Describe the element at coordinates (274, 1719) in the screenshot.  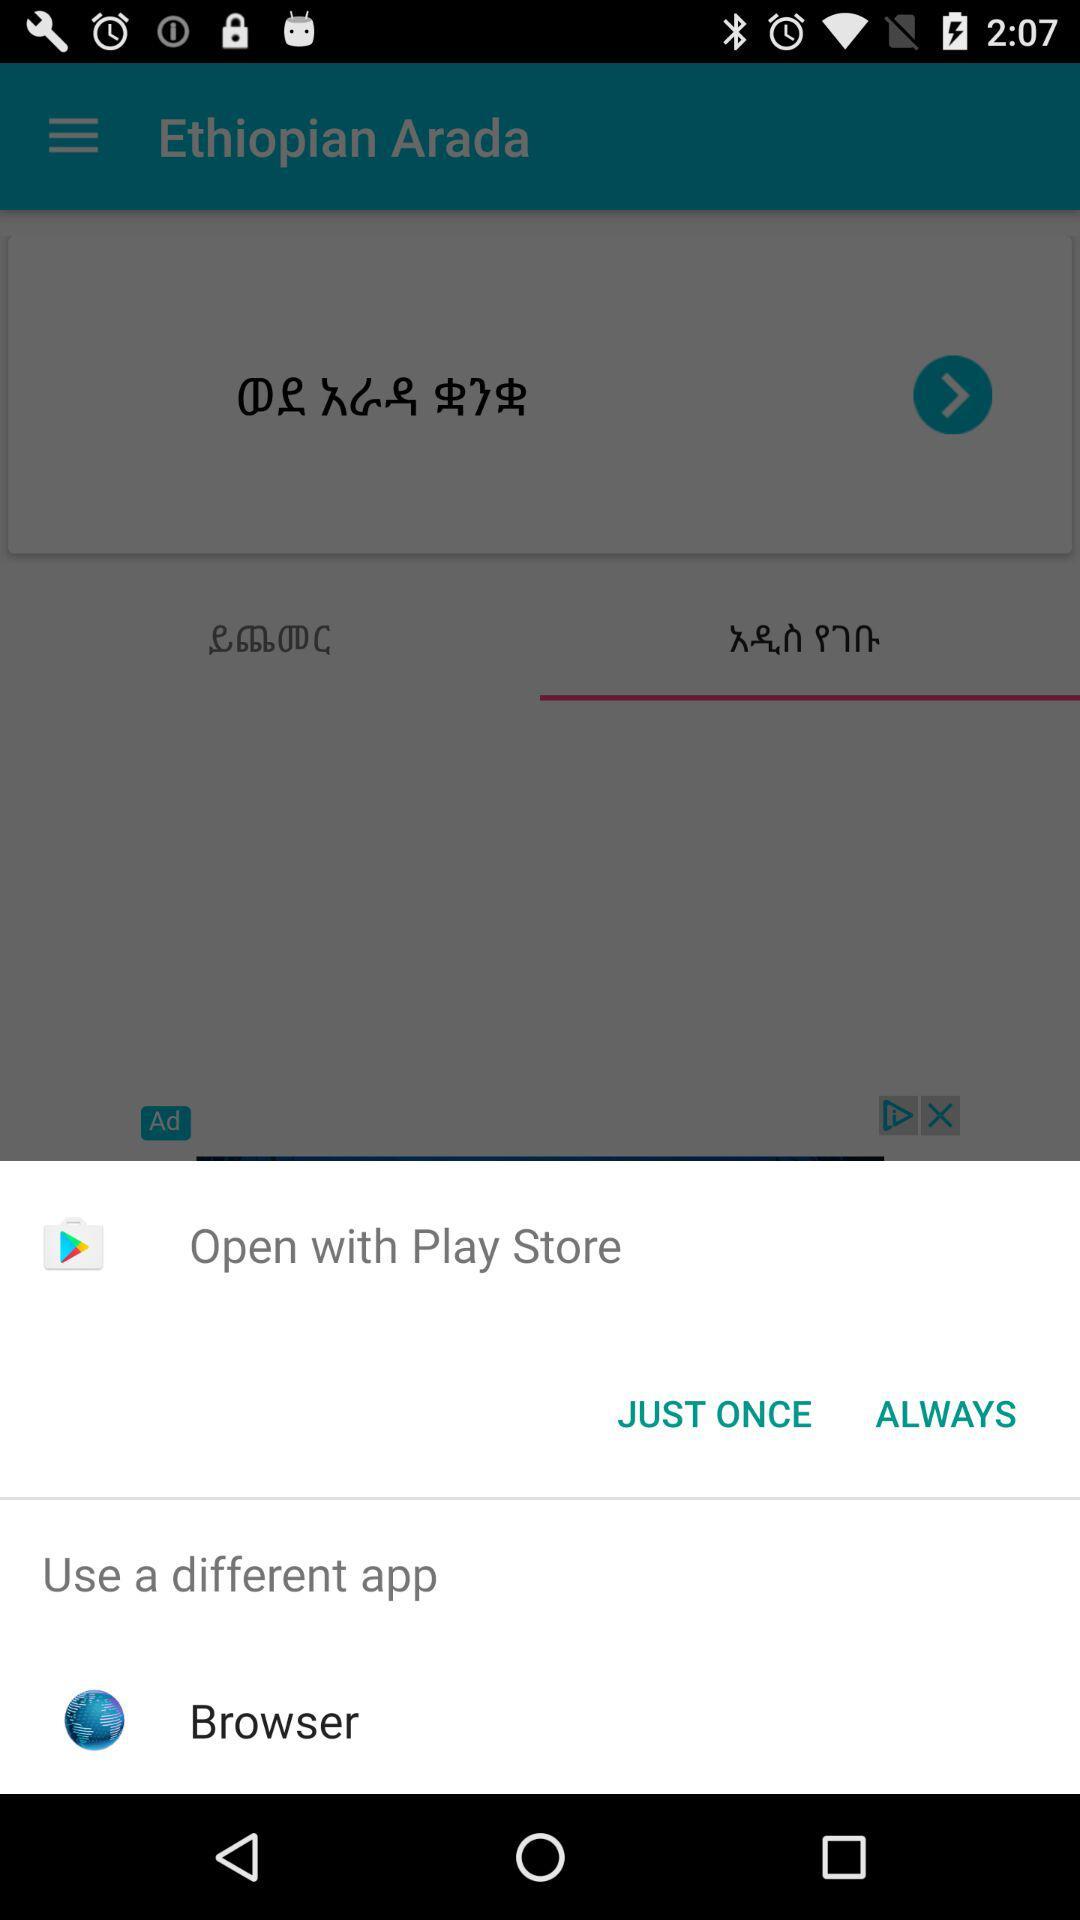
I see `the browser icon` at that location.